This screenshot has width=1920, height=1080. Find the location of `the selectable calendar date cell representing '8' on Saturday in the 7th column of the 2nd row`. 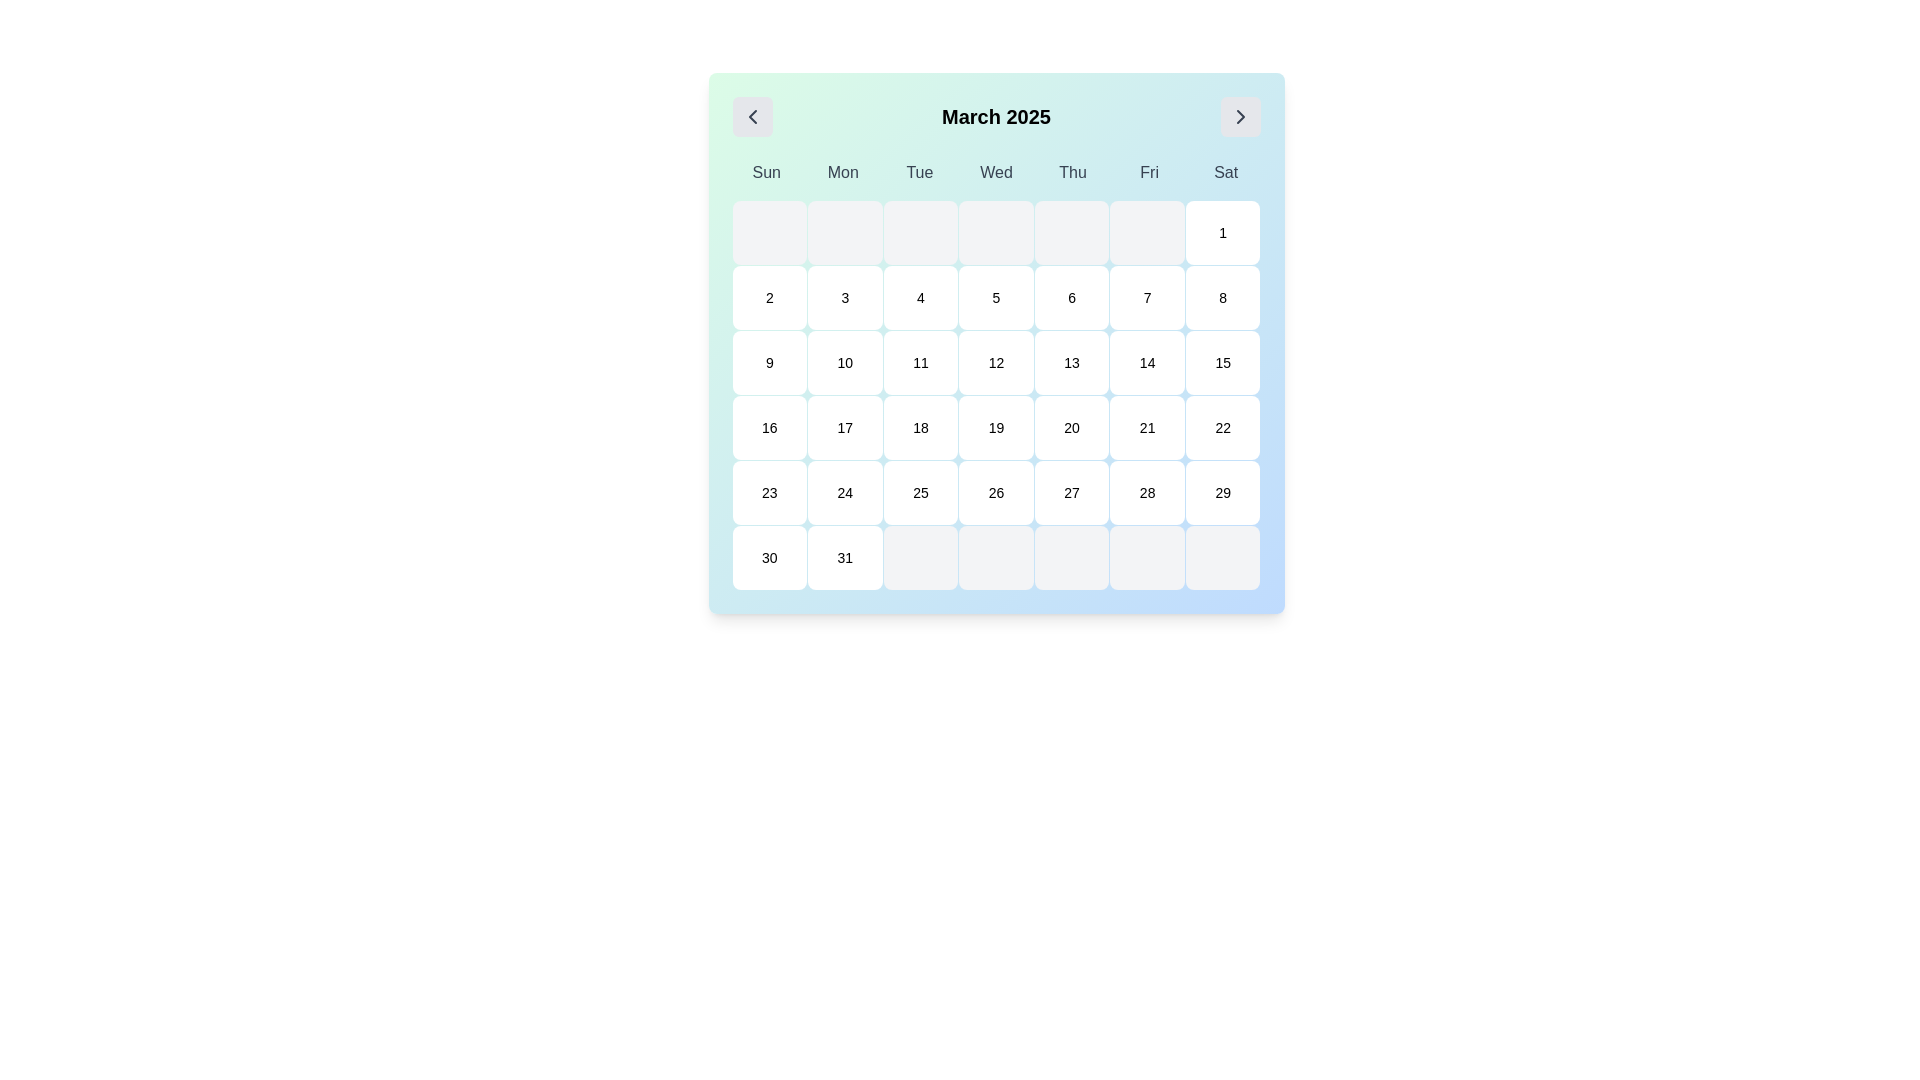

the selectable calendar date cell representing '8' on Saturday in the 7th column of the 2nd row is located at coordinates (1222, 297).